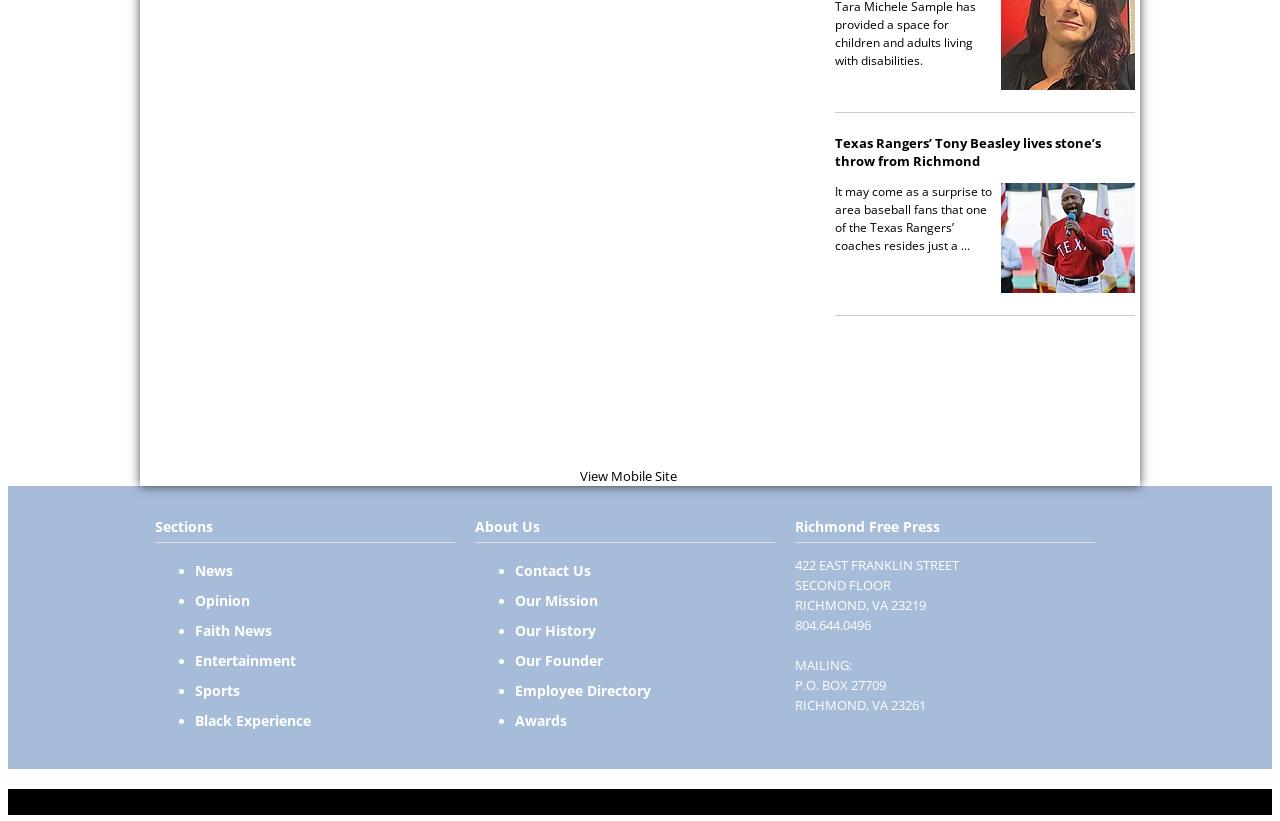 Image resolution: width=1280 pixels, height=821 pixels. I want to click on 'Our Mission', so click(556, 600).